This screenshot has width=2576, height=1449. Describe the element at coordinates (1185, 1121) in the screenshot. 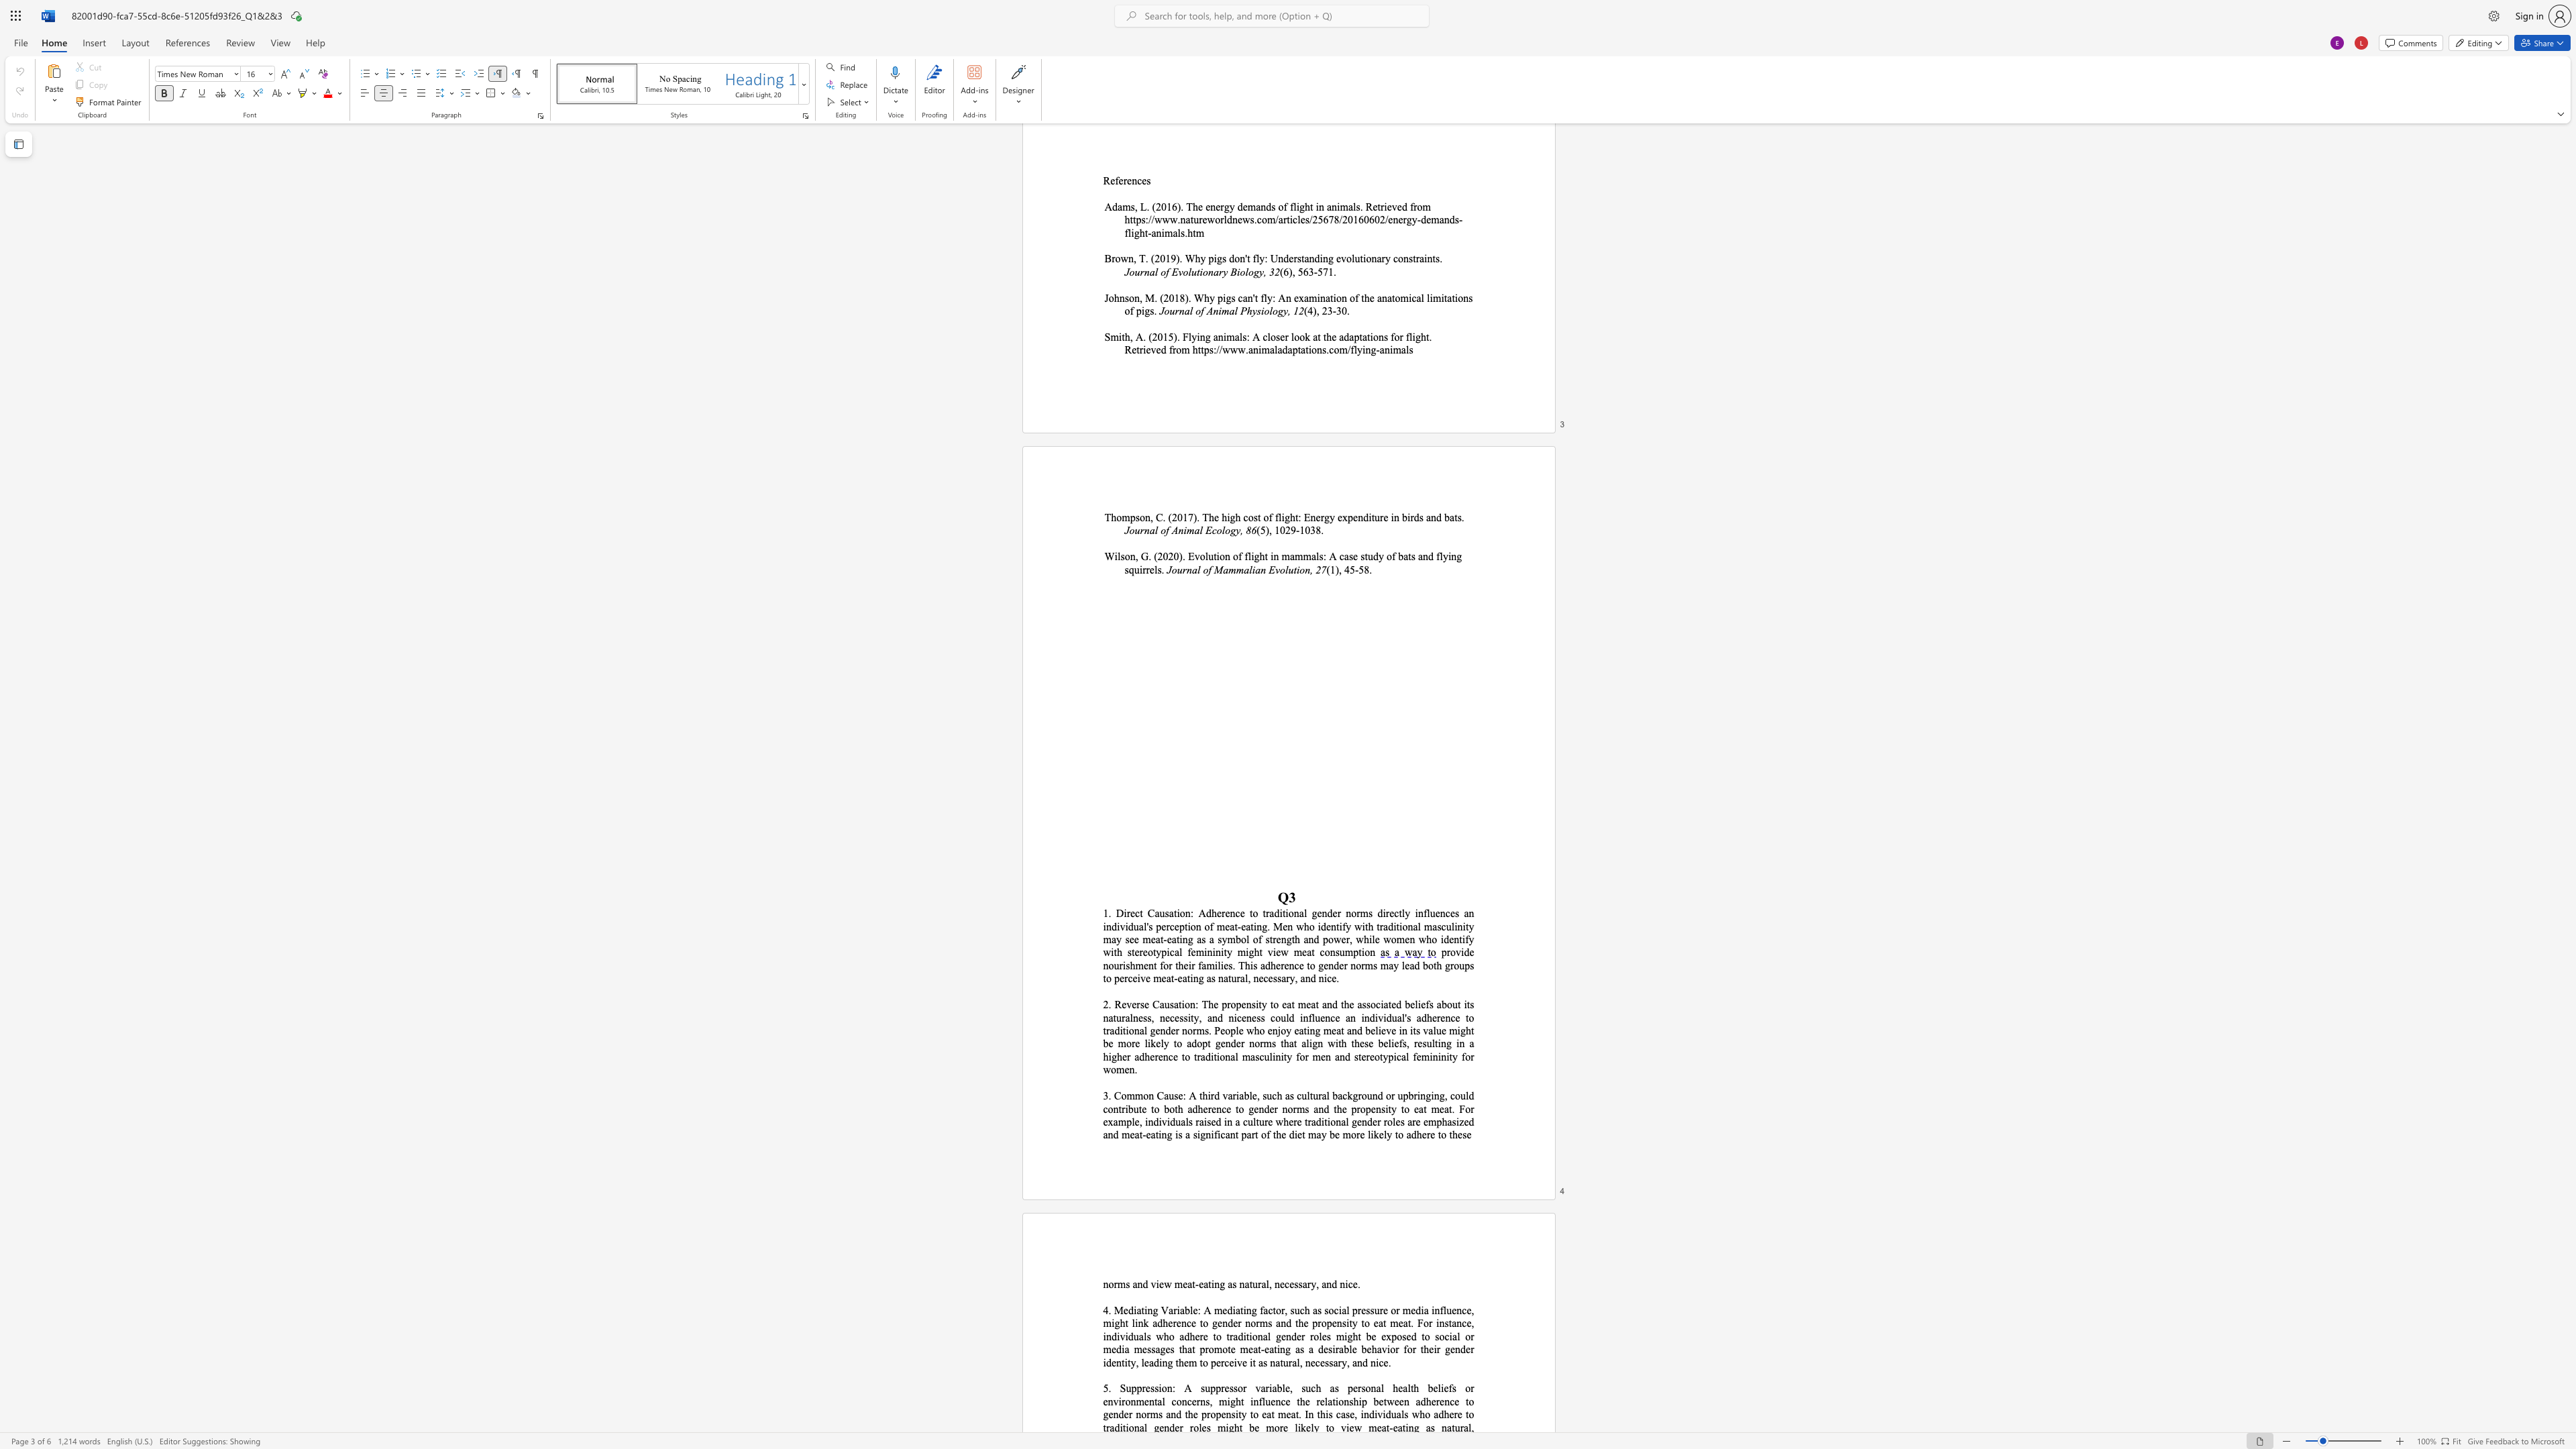

I see `the subset text "ls raised in a culture where traditional gender roles are em" within the text "e: A third variable, such as cultural background or upbringing, could contribute to both adherence to gender norms and the propensity to eat meat. For example, individuals raised in a culture where traditional gender roles are emphasized and meat-eating is"` at that location.